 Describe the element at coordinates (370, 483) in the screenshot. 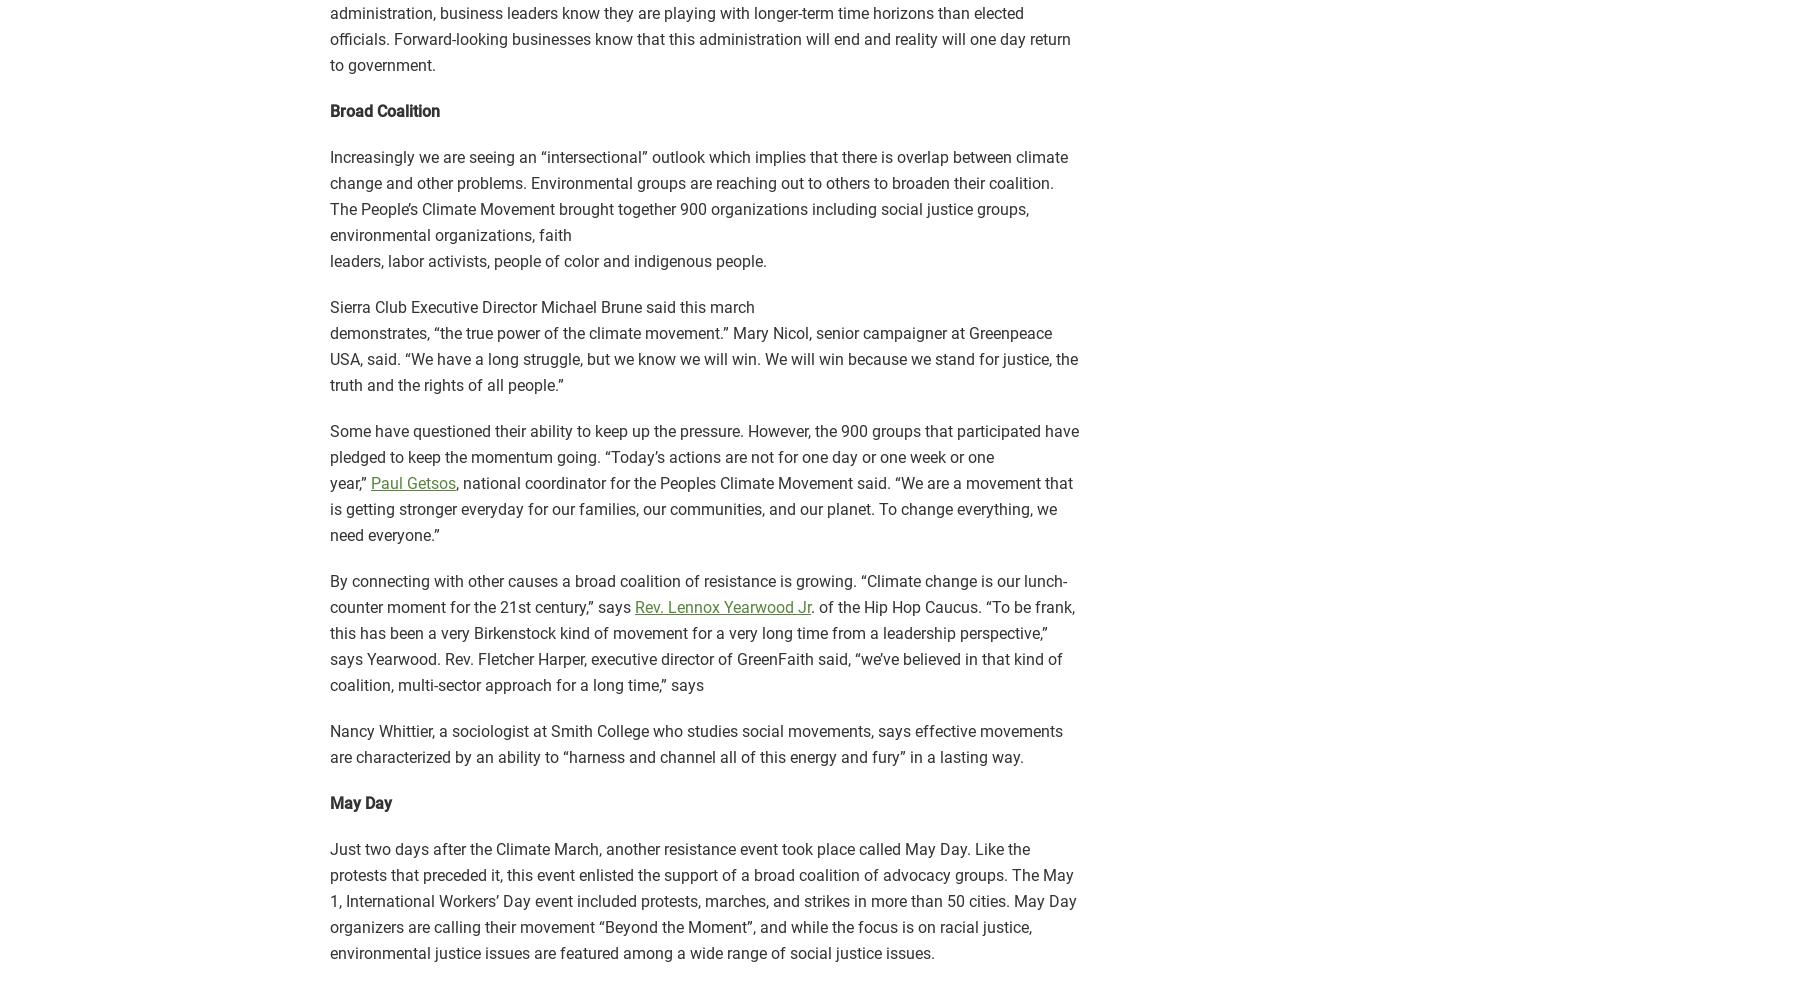

I see `'Paul Getsos'` at that location.